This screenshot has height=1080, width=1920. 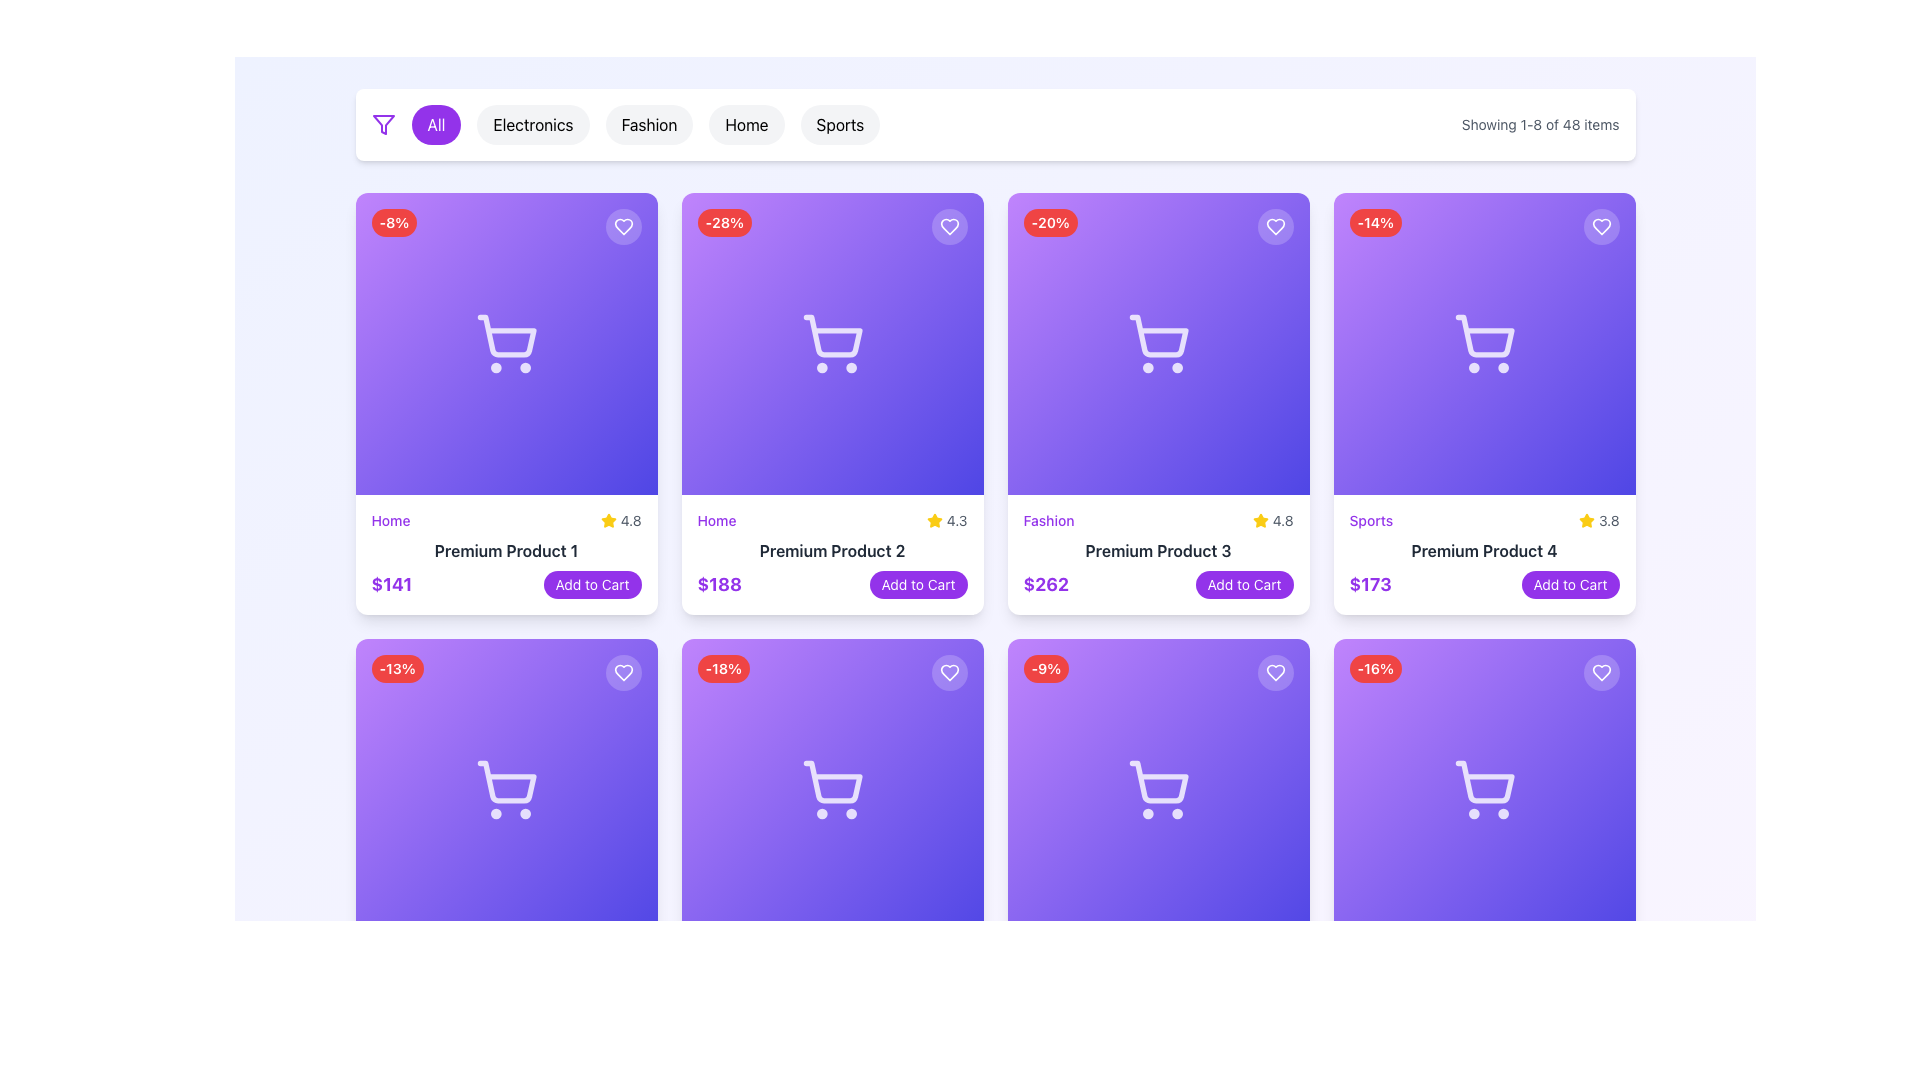 What do you see at coordinates (1158, 789) in the screenshot?
I see `the interactive product display element located in the fourth row and fourth column of the grid, which includes icons for a discount badge, shopping cart, and favorite heart` at bounding box center [1158, 789].